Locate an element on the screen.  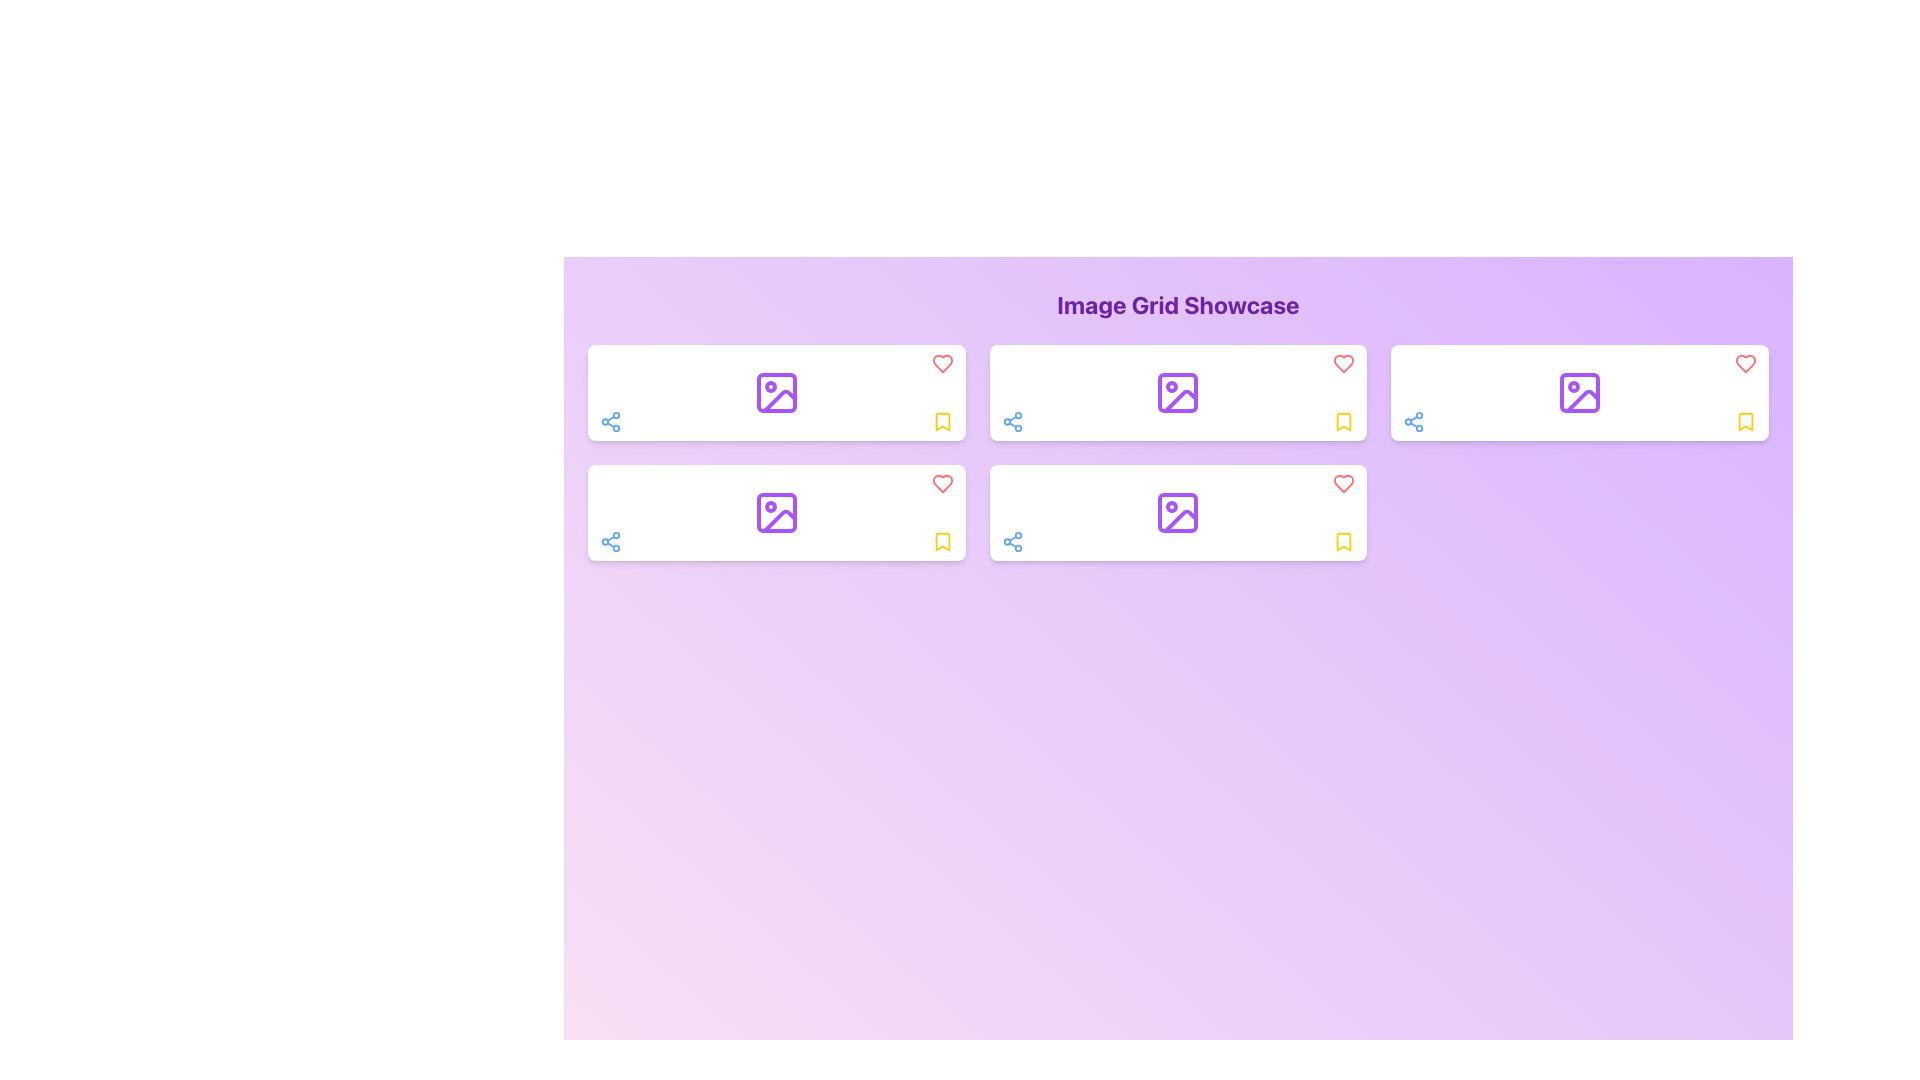
the primary rectangular block of the purple image placeholder icon, which is the second icon from the left in the top row of the grid layout is located at coordinates (1178, 393).